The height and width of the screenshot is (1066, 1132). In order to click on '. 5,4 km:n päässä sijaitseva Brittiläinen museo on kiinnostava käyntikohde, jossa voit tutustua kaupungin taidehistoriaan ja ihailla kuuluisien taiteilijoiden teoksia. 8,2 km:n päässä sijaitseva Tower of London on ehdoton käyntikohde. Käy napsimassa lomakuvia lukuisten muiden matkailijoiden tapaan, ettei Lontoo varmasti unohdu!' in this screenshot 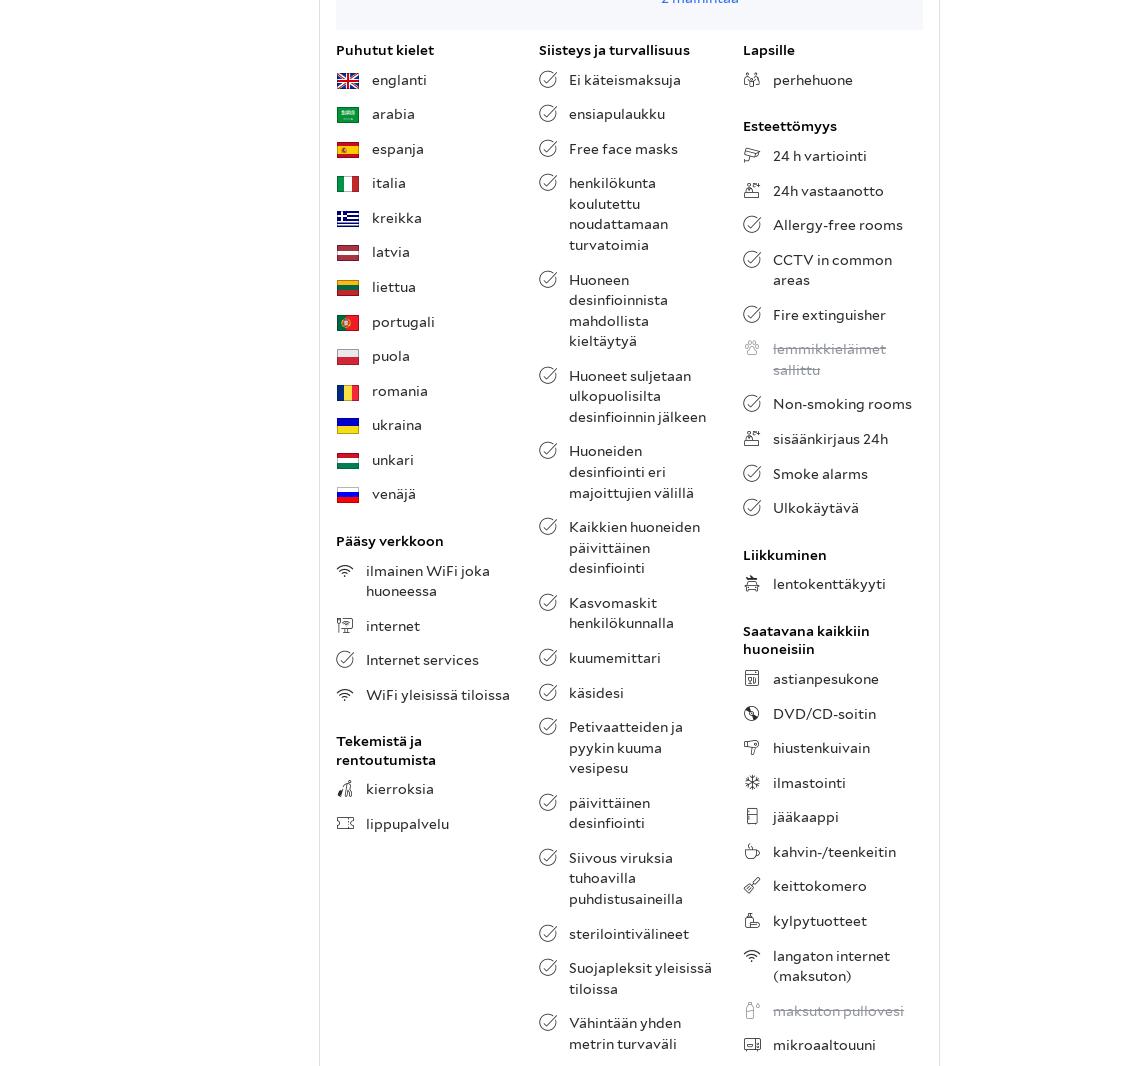, I will do `click(623, 544)`.